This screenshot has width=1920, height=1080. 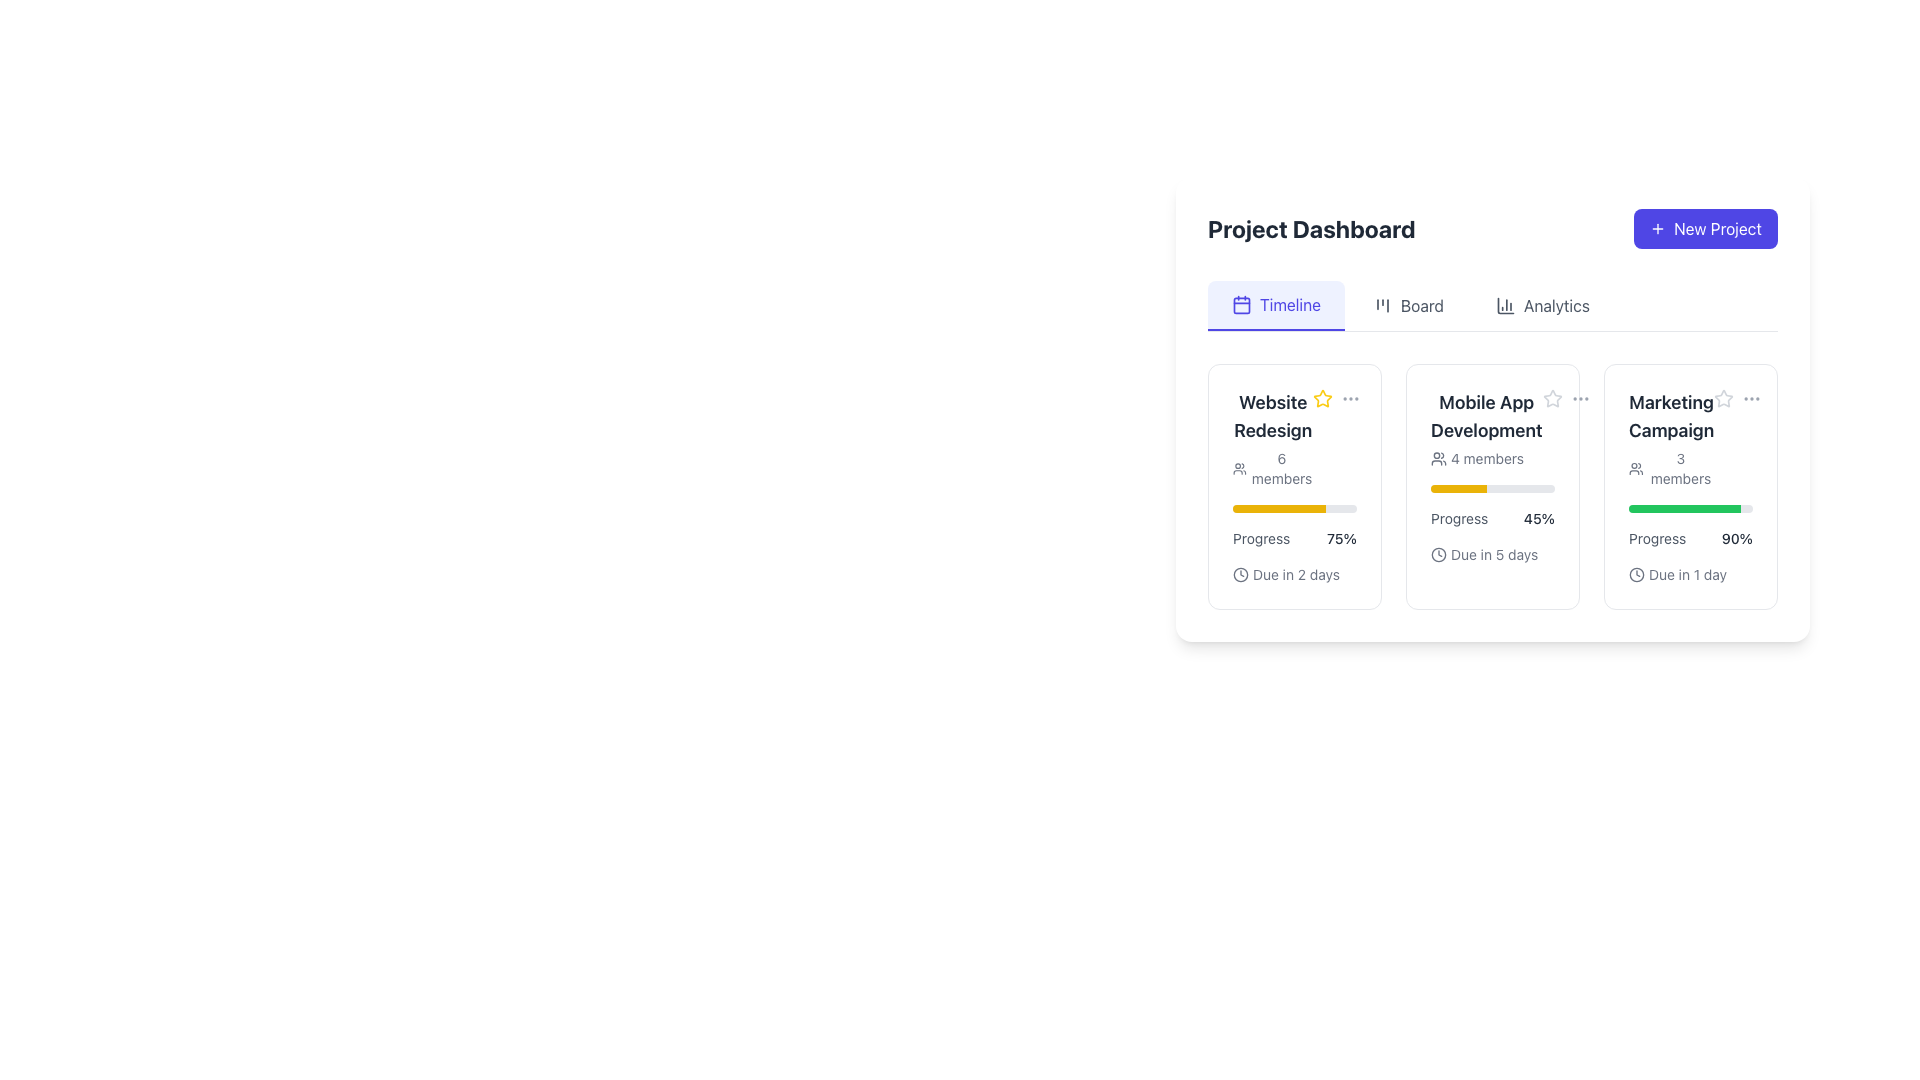 I want to click on the small circular gray clock icon located to the left of the text 'Due in 1 day' within the 'Marketing Campaign' card on the 'Project Dashboard', so click(x=1636, y=574).